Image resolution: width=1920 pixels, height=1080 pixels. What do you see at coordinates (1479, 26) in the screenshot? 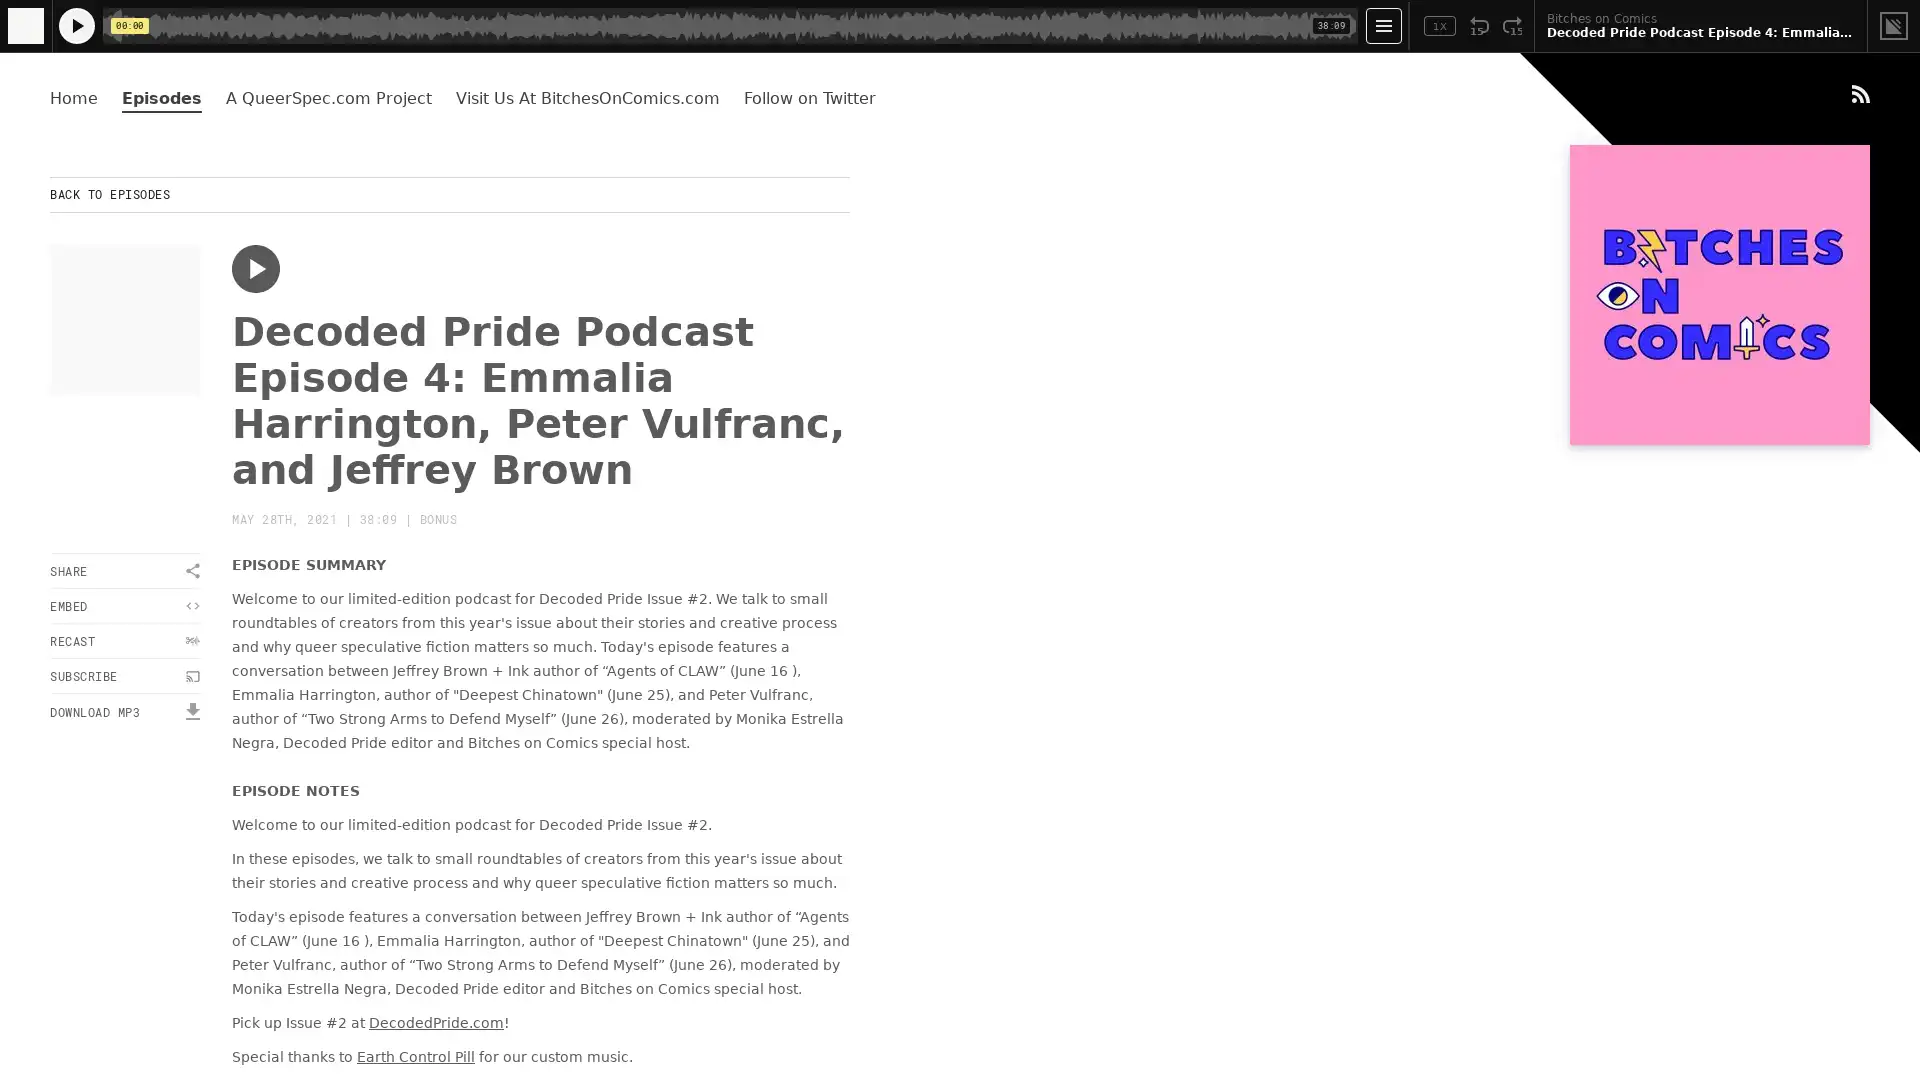
I see `Rewind 15 Seconds` at bounding box center [1479, 26].